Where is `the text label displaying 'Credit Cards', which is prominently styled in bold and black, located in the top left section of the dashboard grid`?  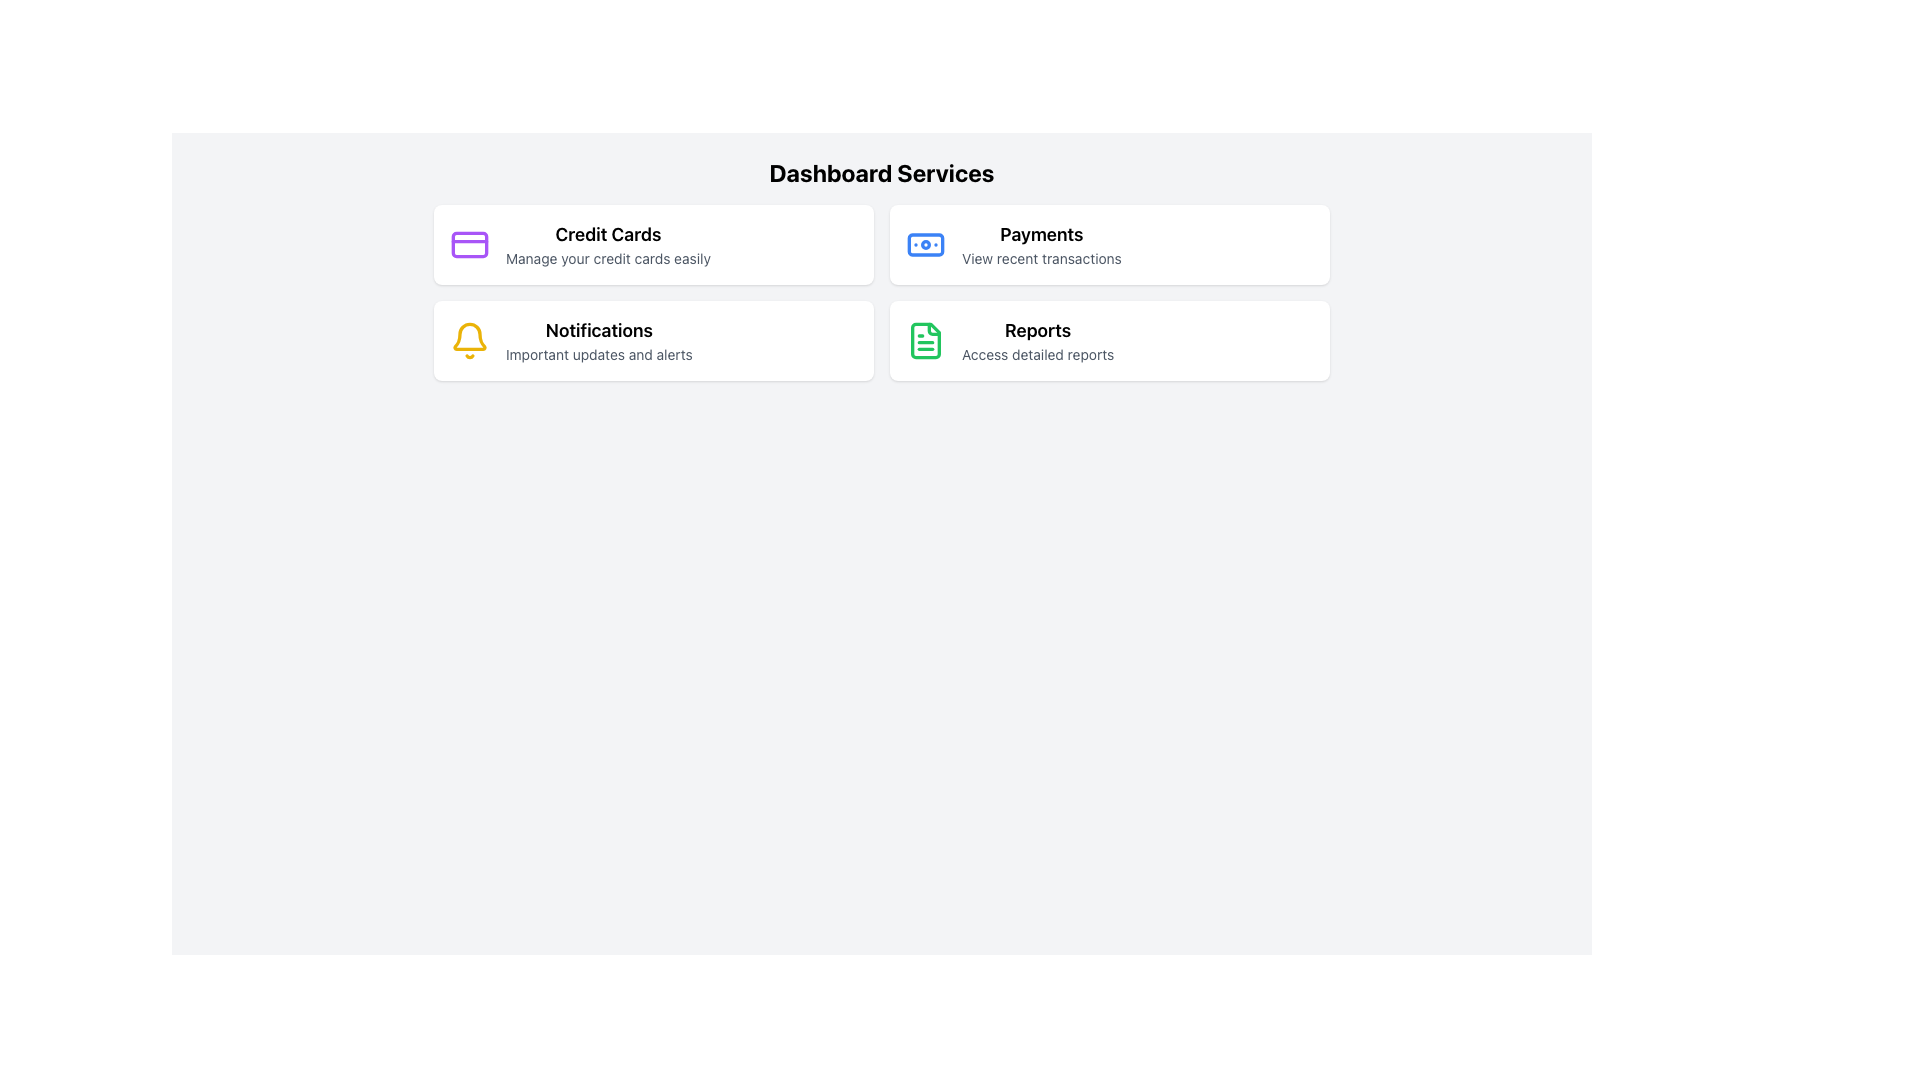 the text label displaying 'Credit Cards', which is prominently styled in bold and black, located in the top left section of the dashboard grid is located at coordinates (607, 234).